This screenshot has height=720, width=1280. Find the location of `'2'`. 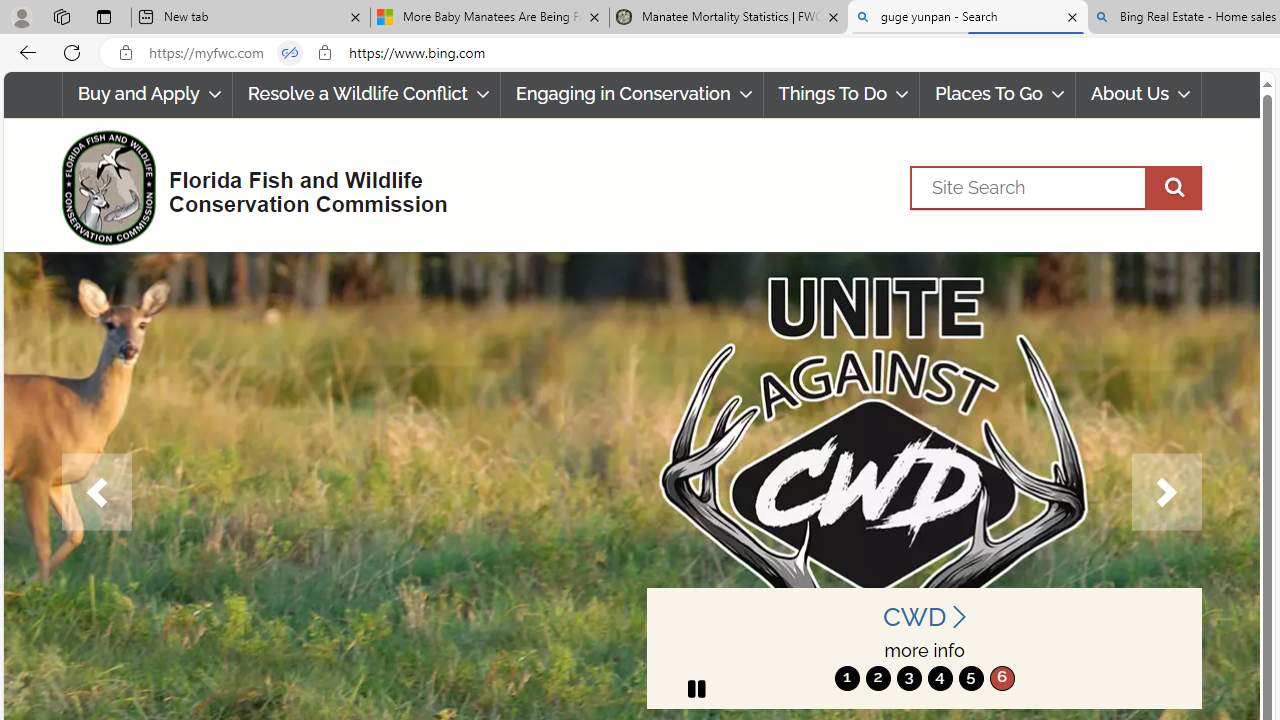

'2' is located at coordinates (878, 677).